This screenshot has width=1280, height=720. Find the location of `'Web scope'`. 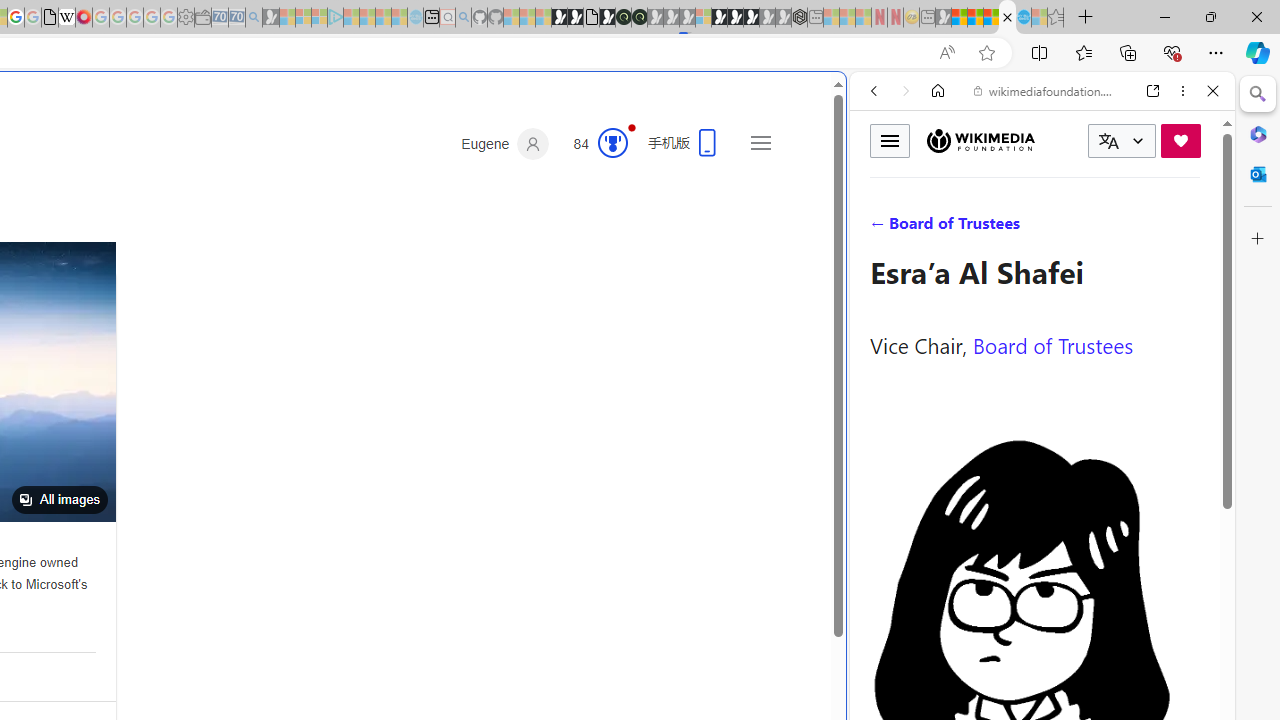

'Web scope' is located at coordinates (881, 180).